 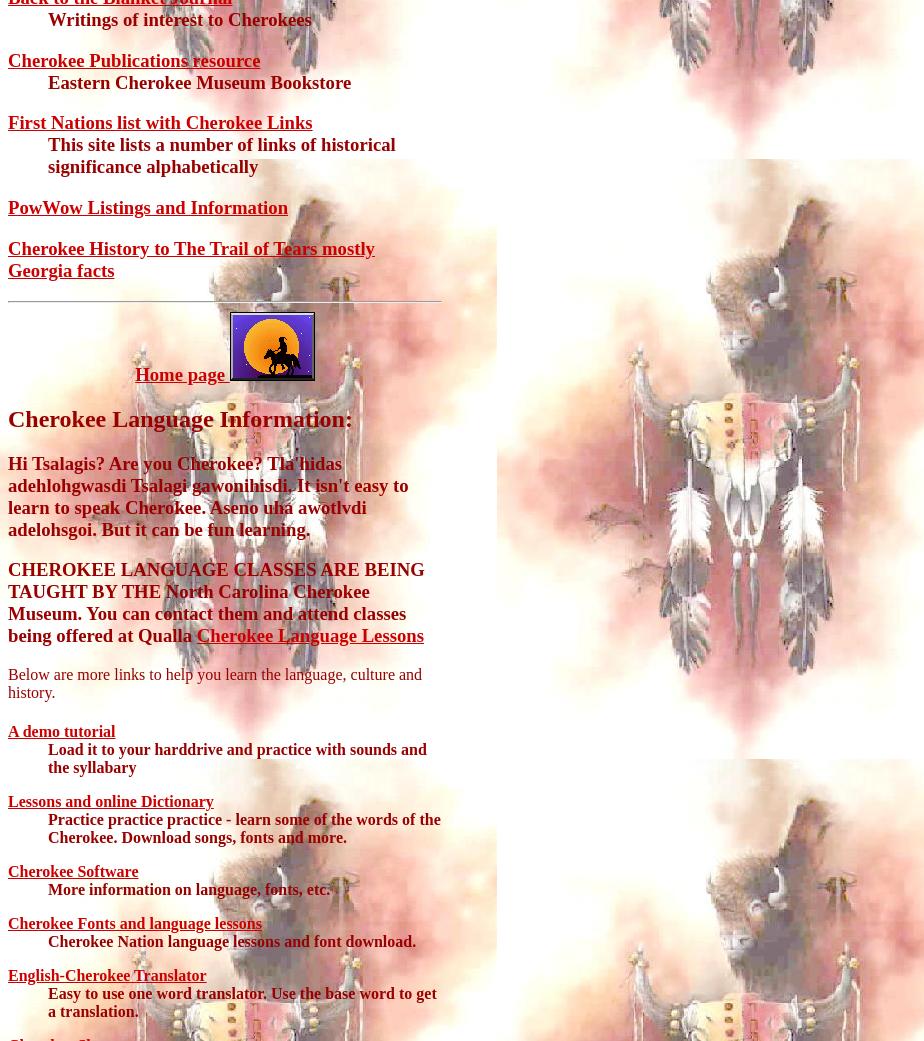 What do you see at coordinates (182, 373) in the screenshot?
I see `'Home page'` at bounding box center [182, 373].